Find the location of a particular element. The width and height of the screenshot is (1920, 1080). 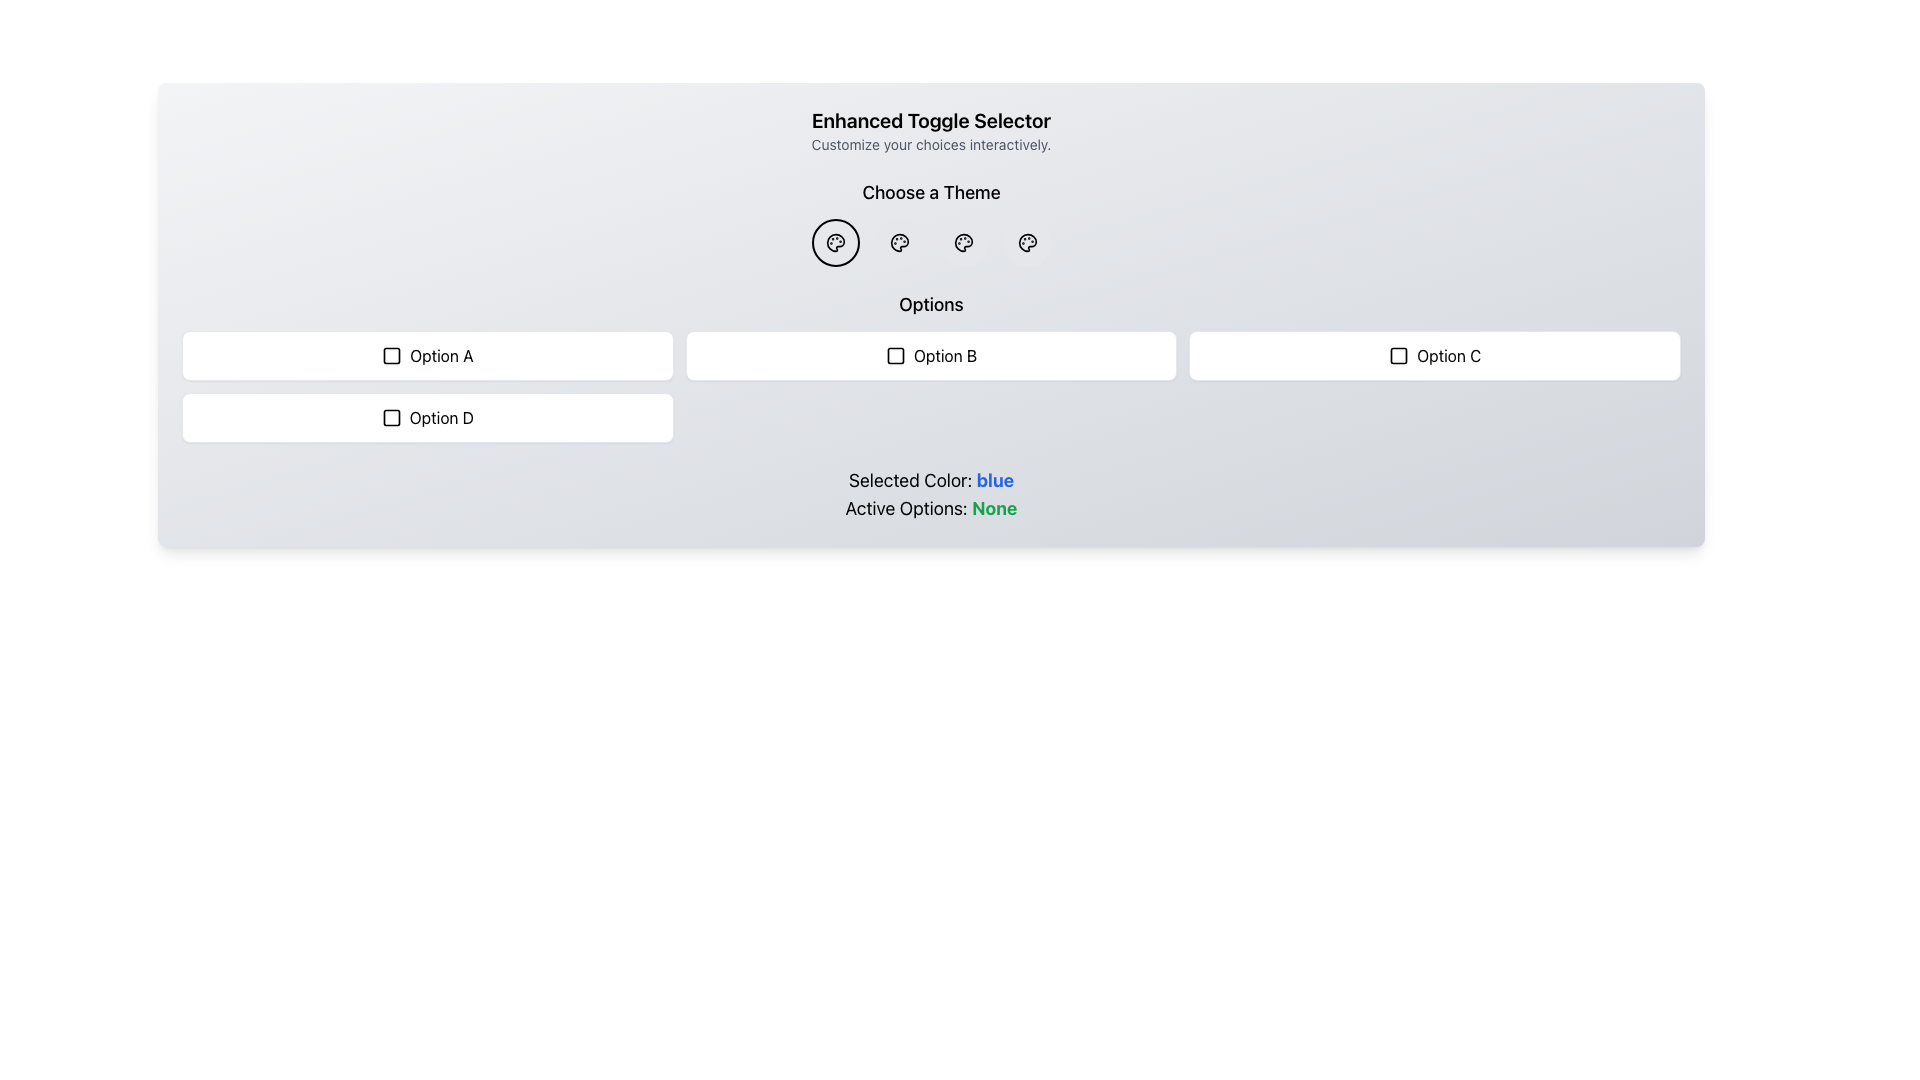

the inner component of the checkbox for 'Option B' is located at coordinates (894, 354).